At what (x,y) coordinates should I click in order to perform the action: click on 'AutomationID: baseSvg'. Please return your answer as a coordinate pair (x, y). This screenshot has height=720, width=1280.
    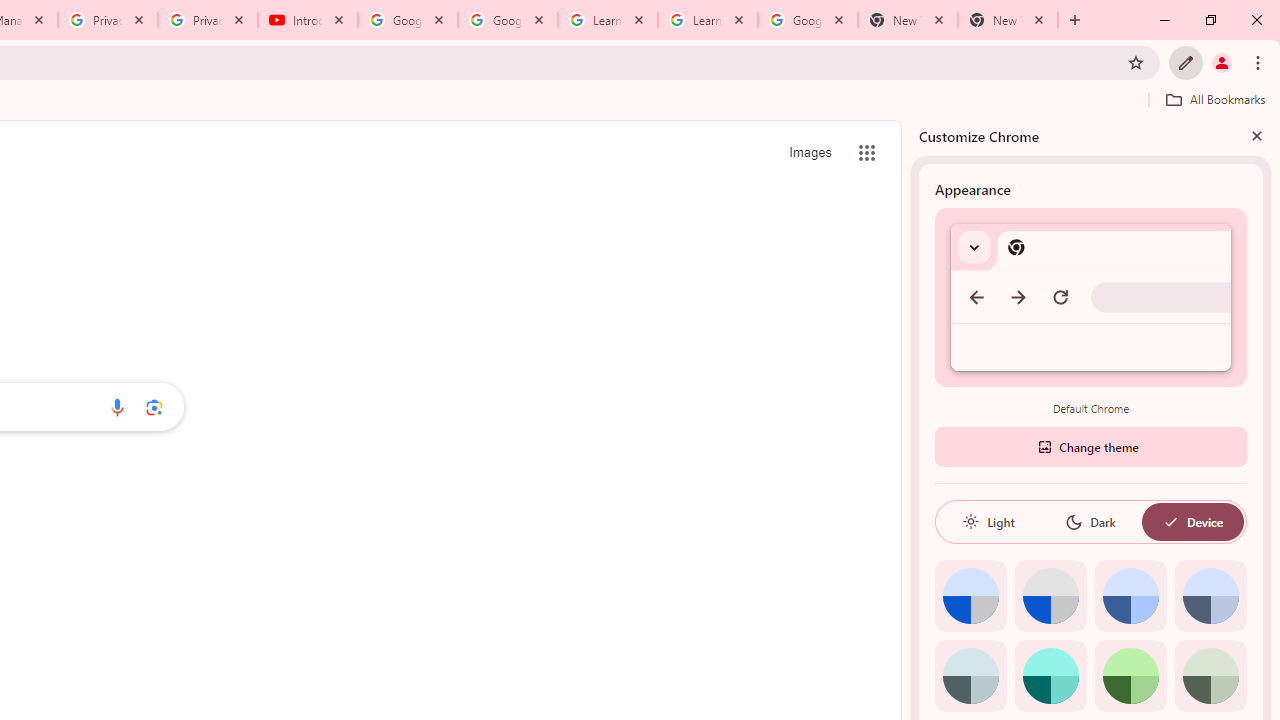
    Looking at the image, I should click on (1170, 521).